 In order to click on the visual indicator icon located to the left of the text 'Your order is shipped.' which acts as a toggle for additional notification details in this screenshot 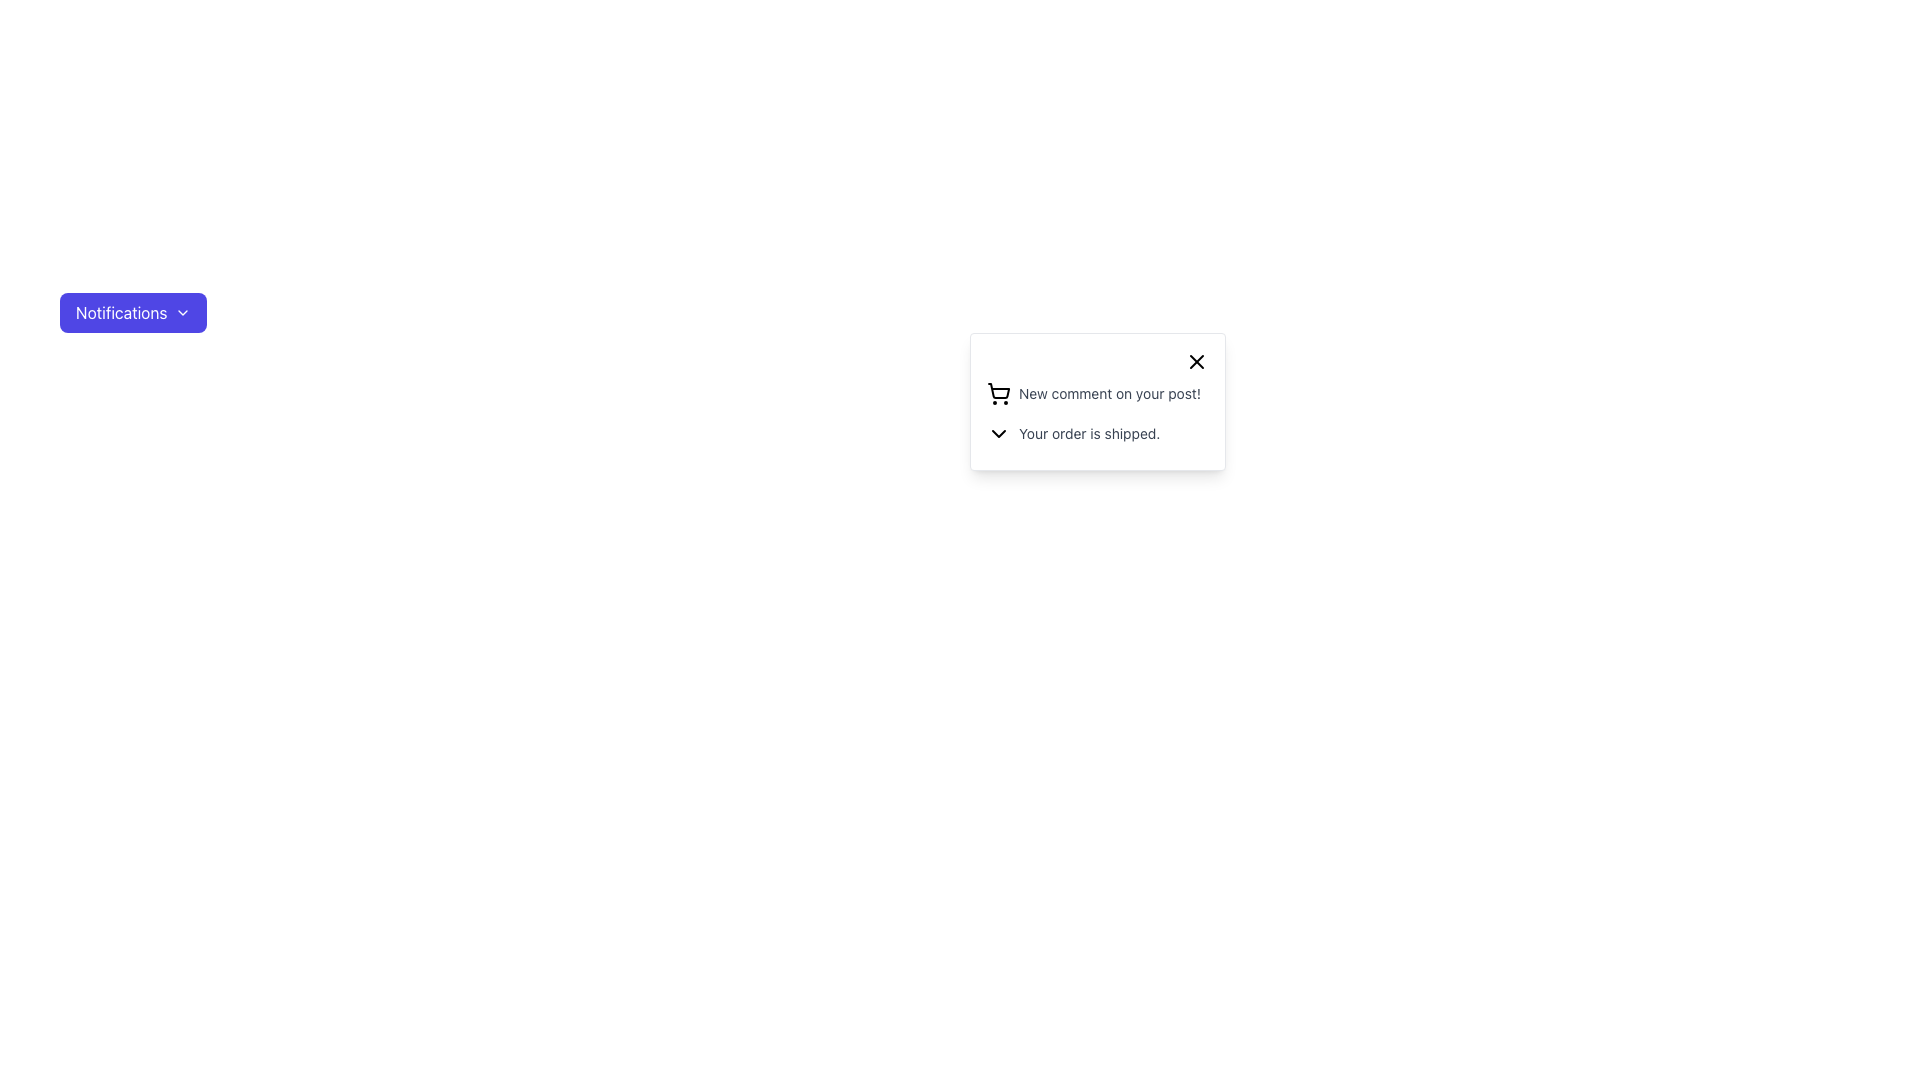, I will do `click(998, 433)`.